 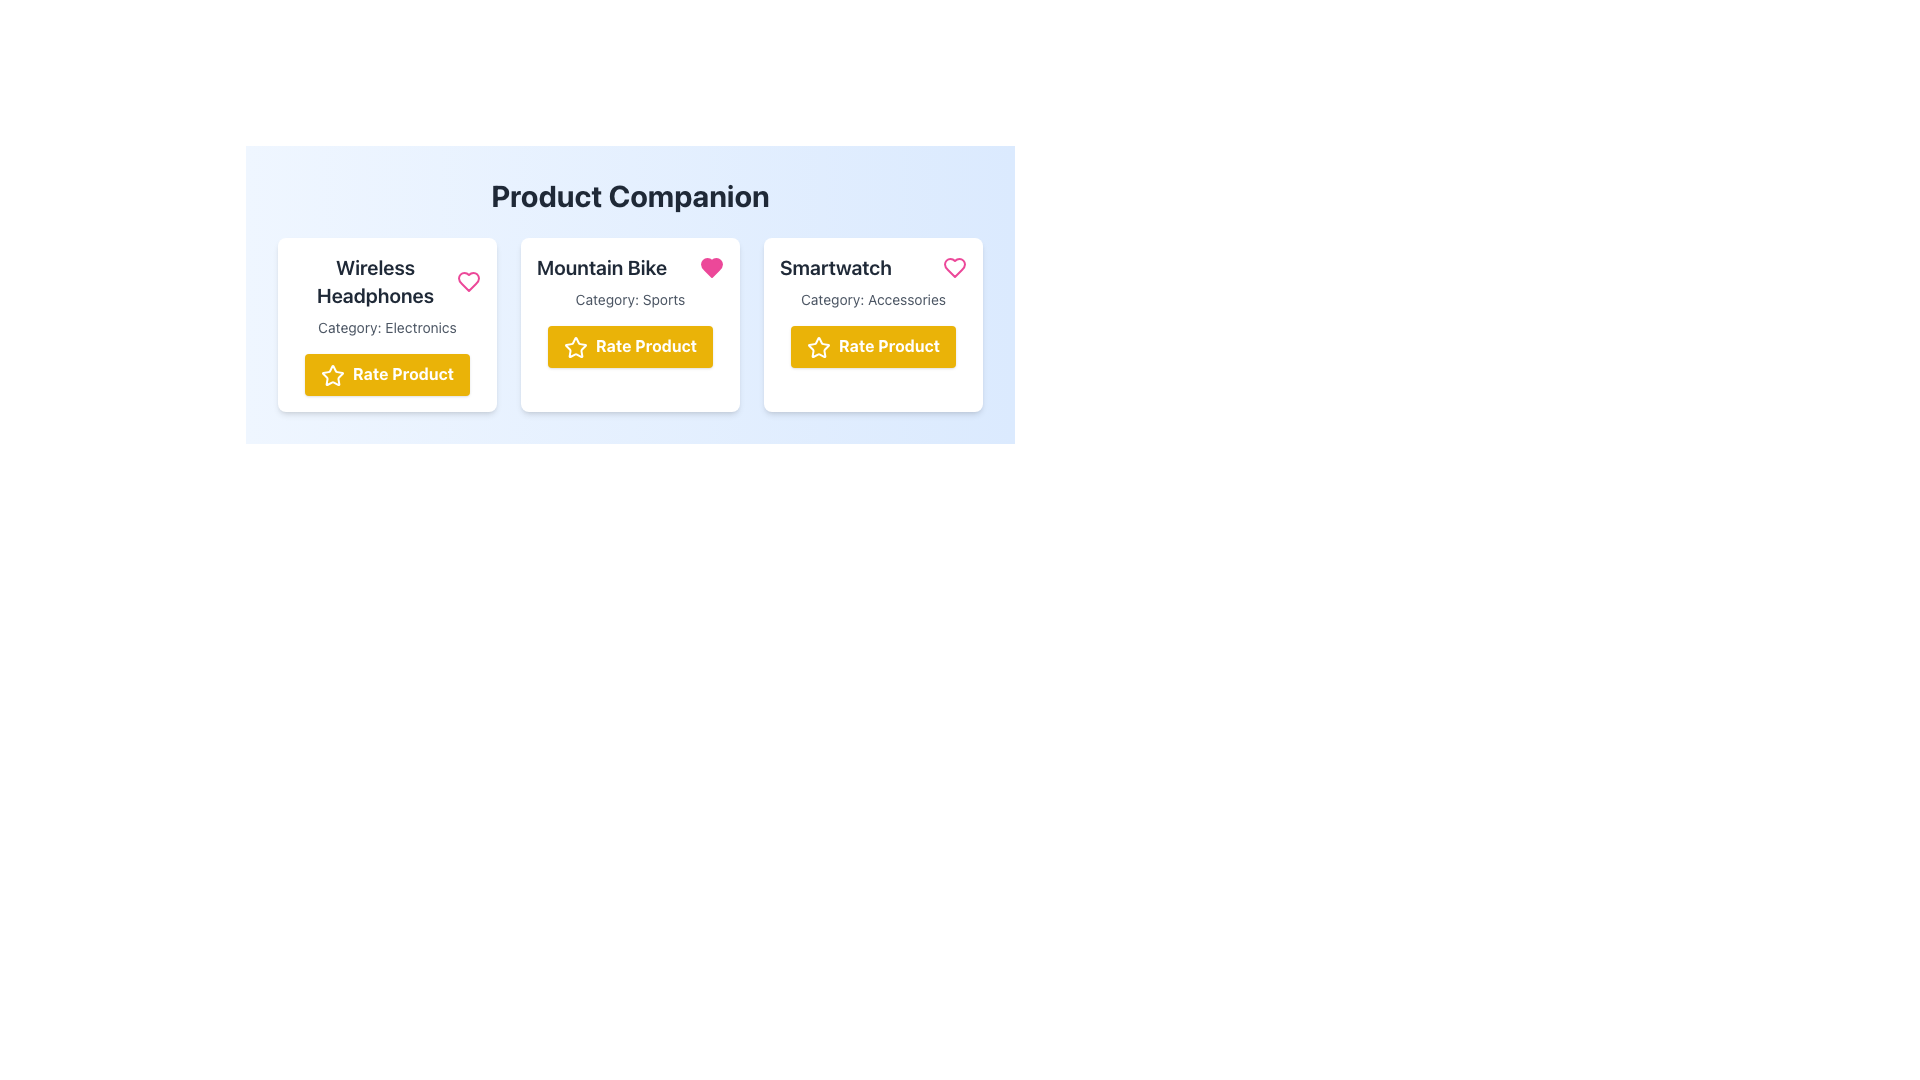 What do you see at coordinates (873, 345) in the screenshot?
I see `the 'Rate Product' button located at the bottom of the 'Smartwatch' card to initiate the product rating process` at bounding box center [873, 345].